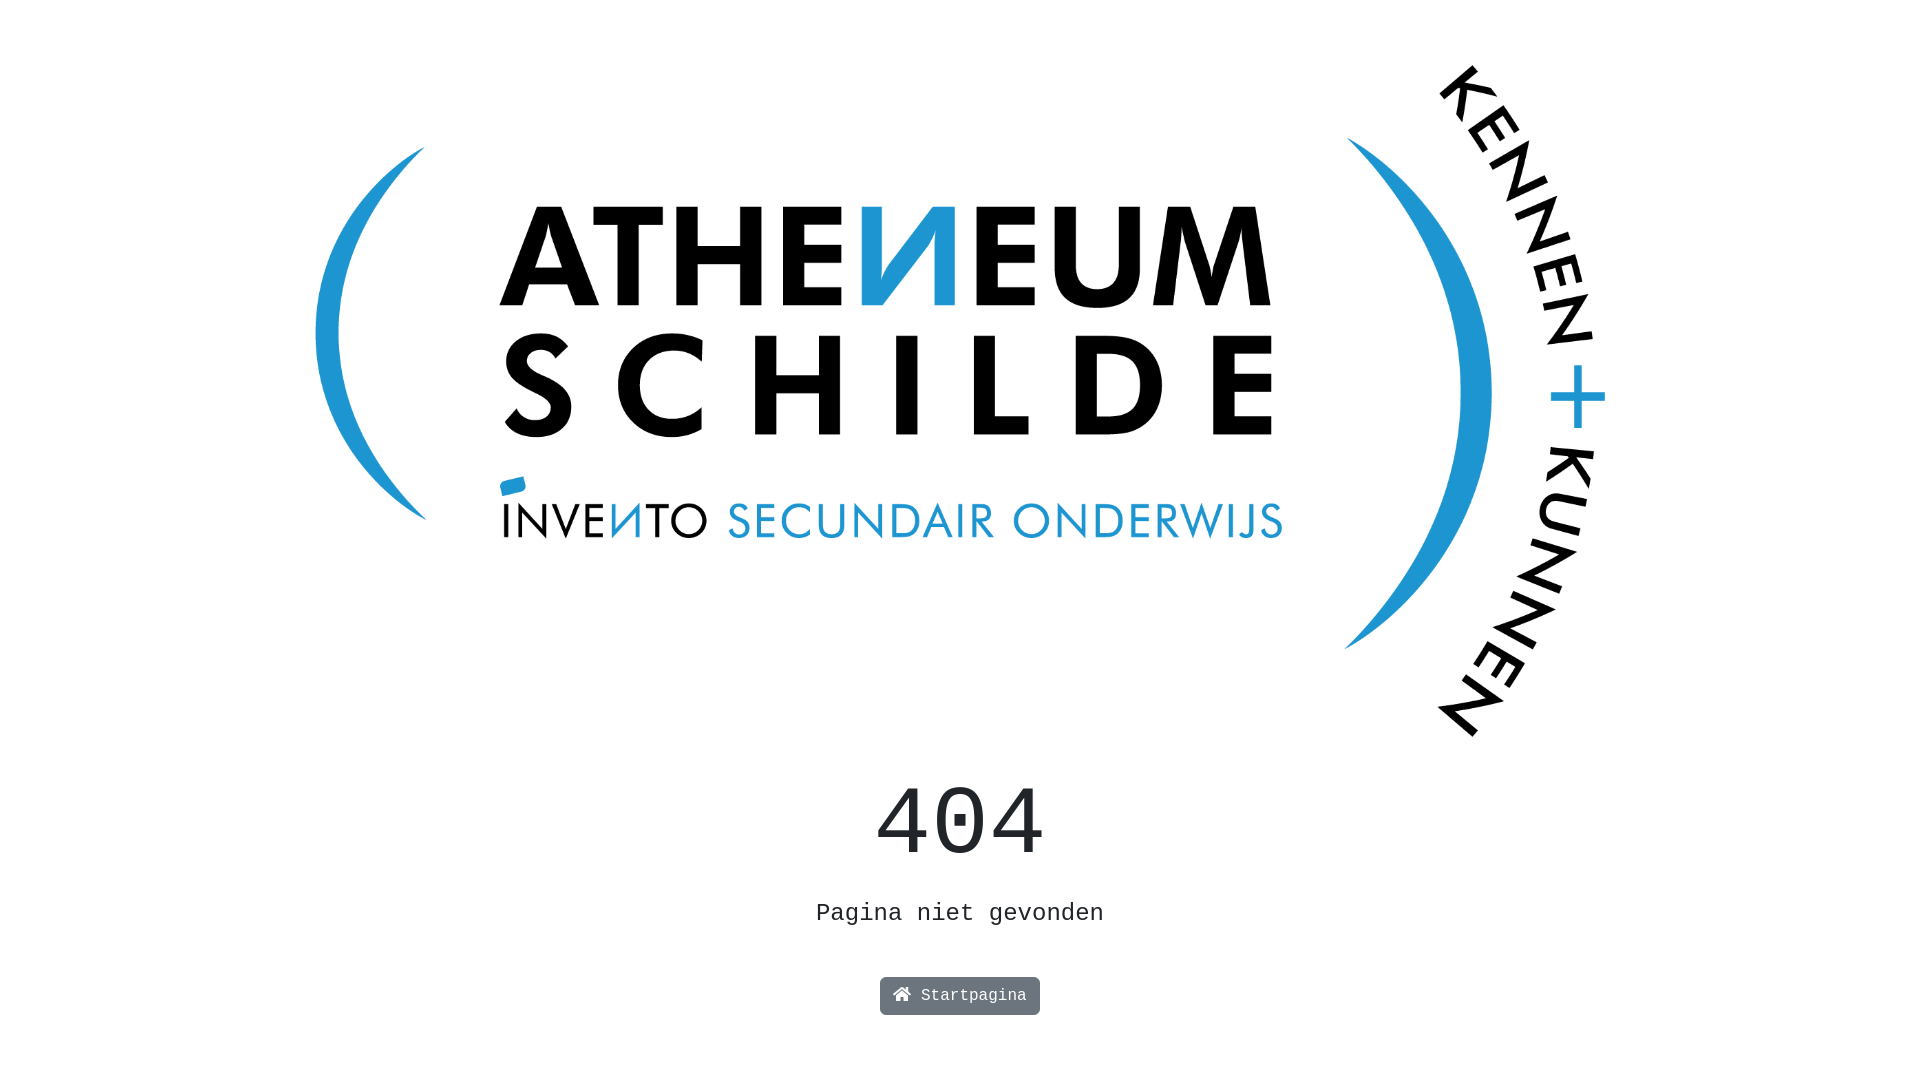 The height and width of the screenshot is (1080, 1920). I want to click on 'Startpagina', so click(958, 995).